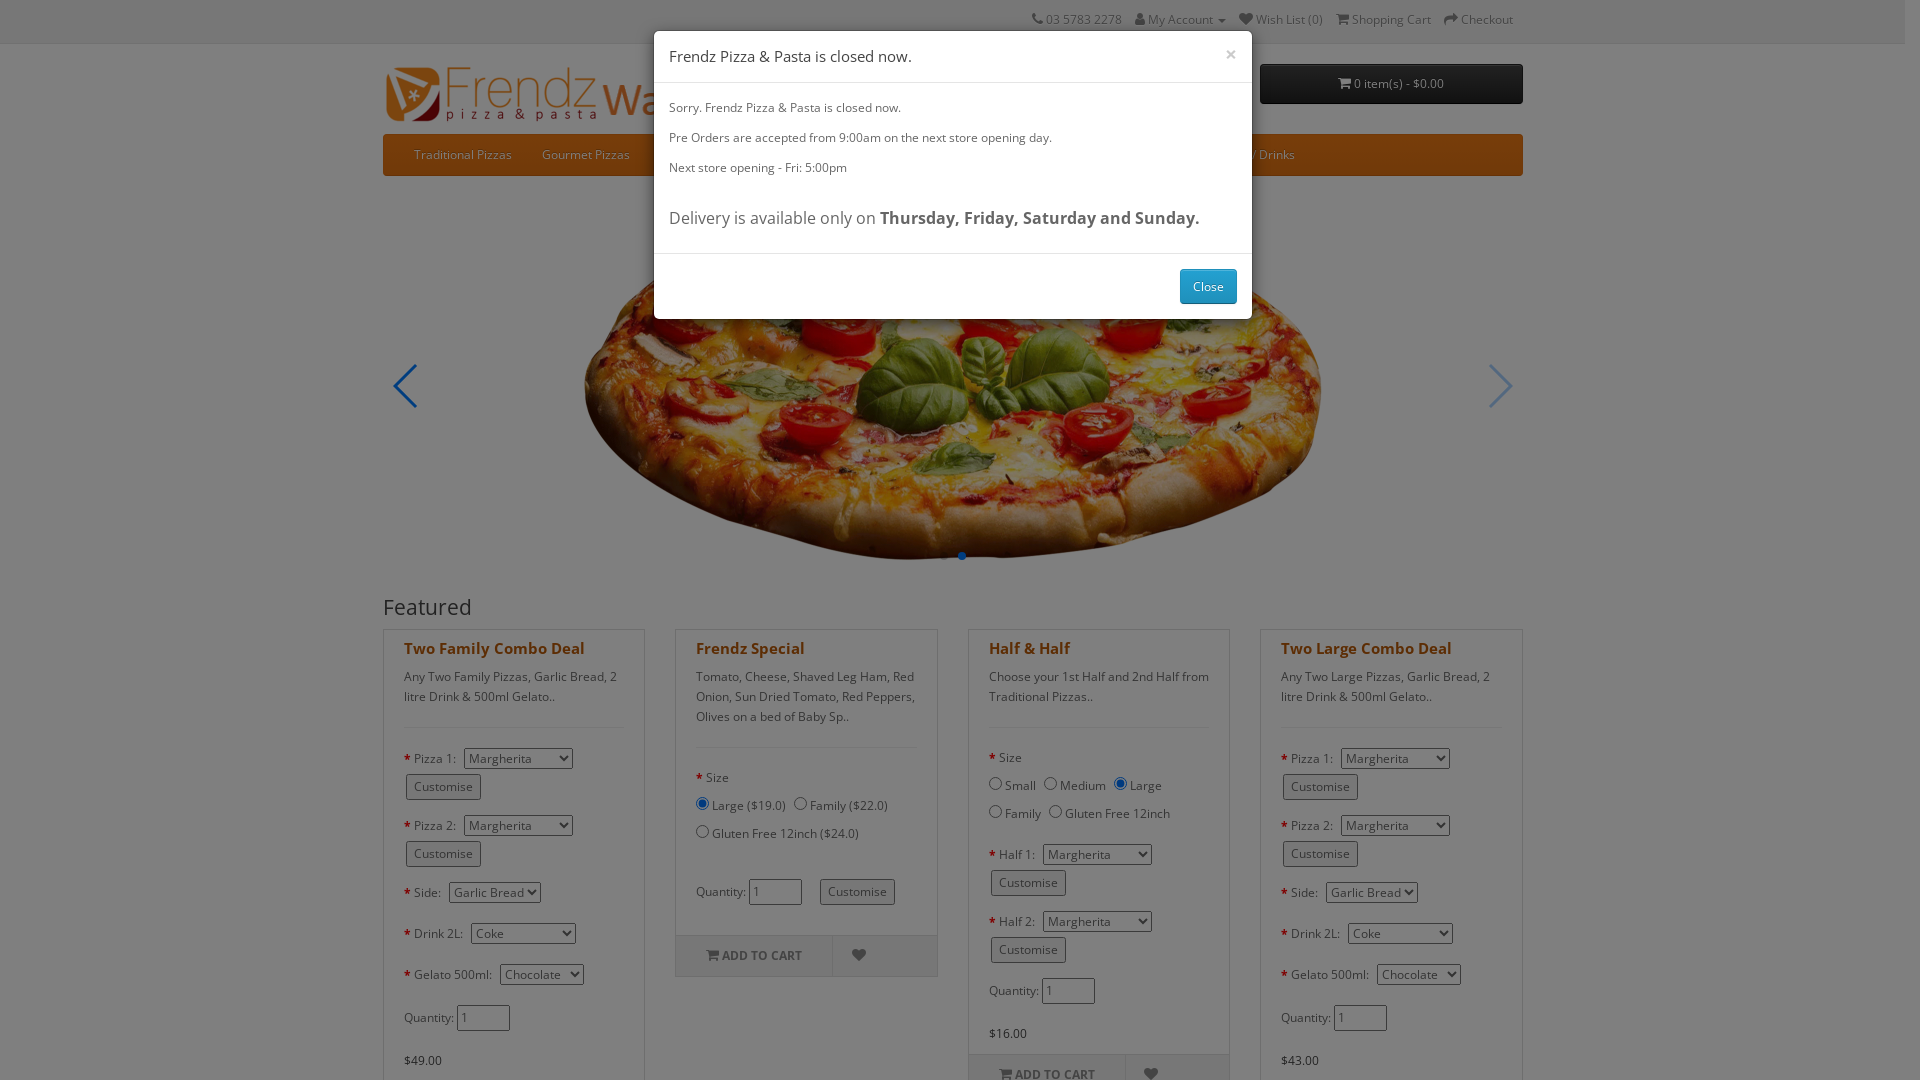 The width and height of the screenshot is (1920, 1080). Describe the element at coordinates (1207, 285) in the screenshot. I see `'Close'` at that location.